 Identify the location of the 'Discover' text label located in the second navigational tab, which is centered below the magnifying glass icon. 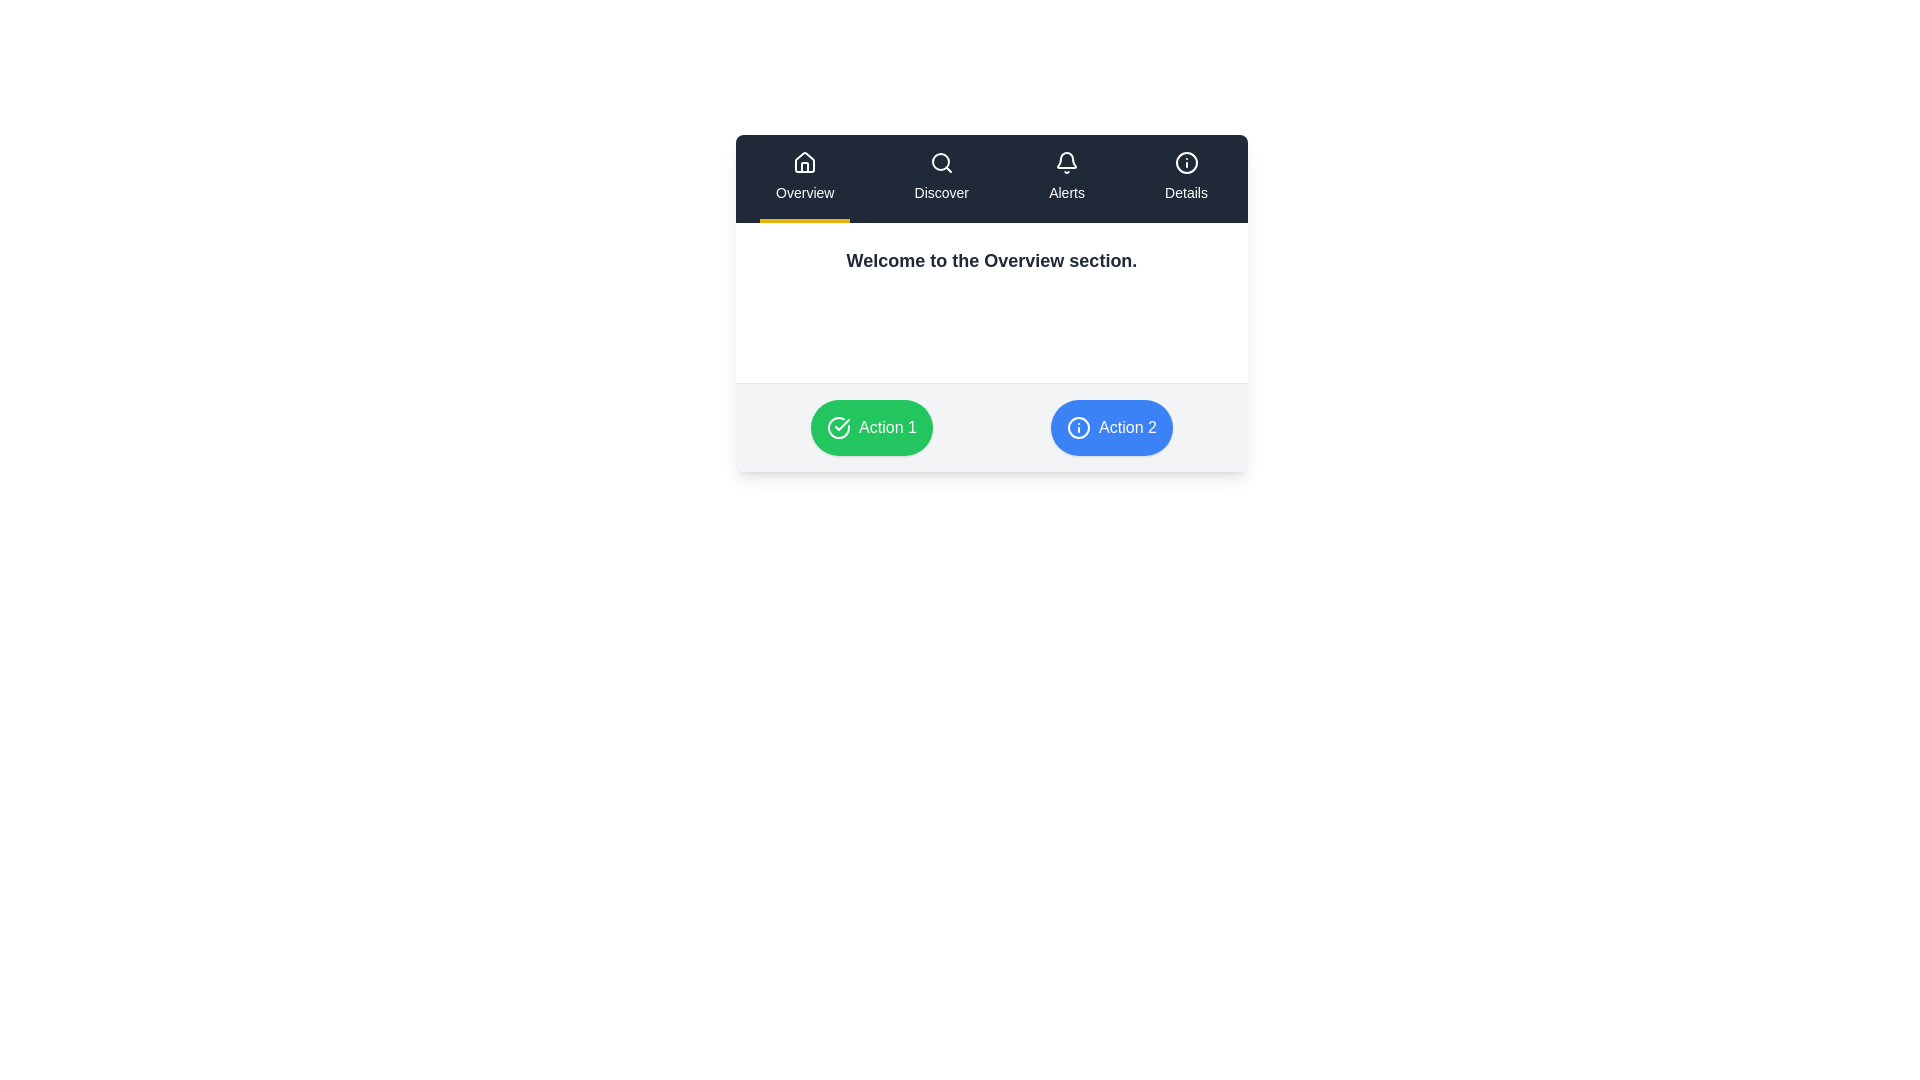
(940, 192).